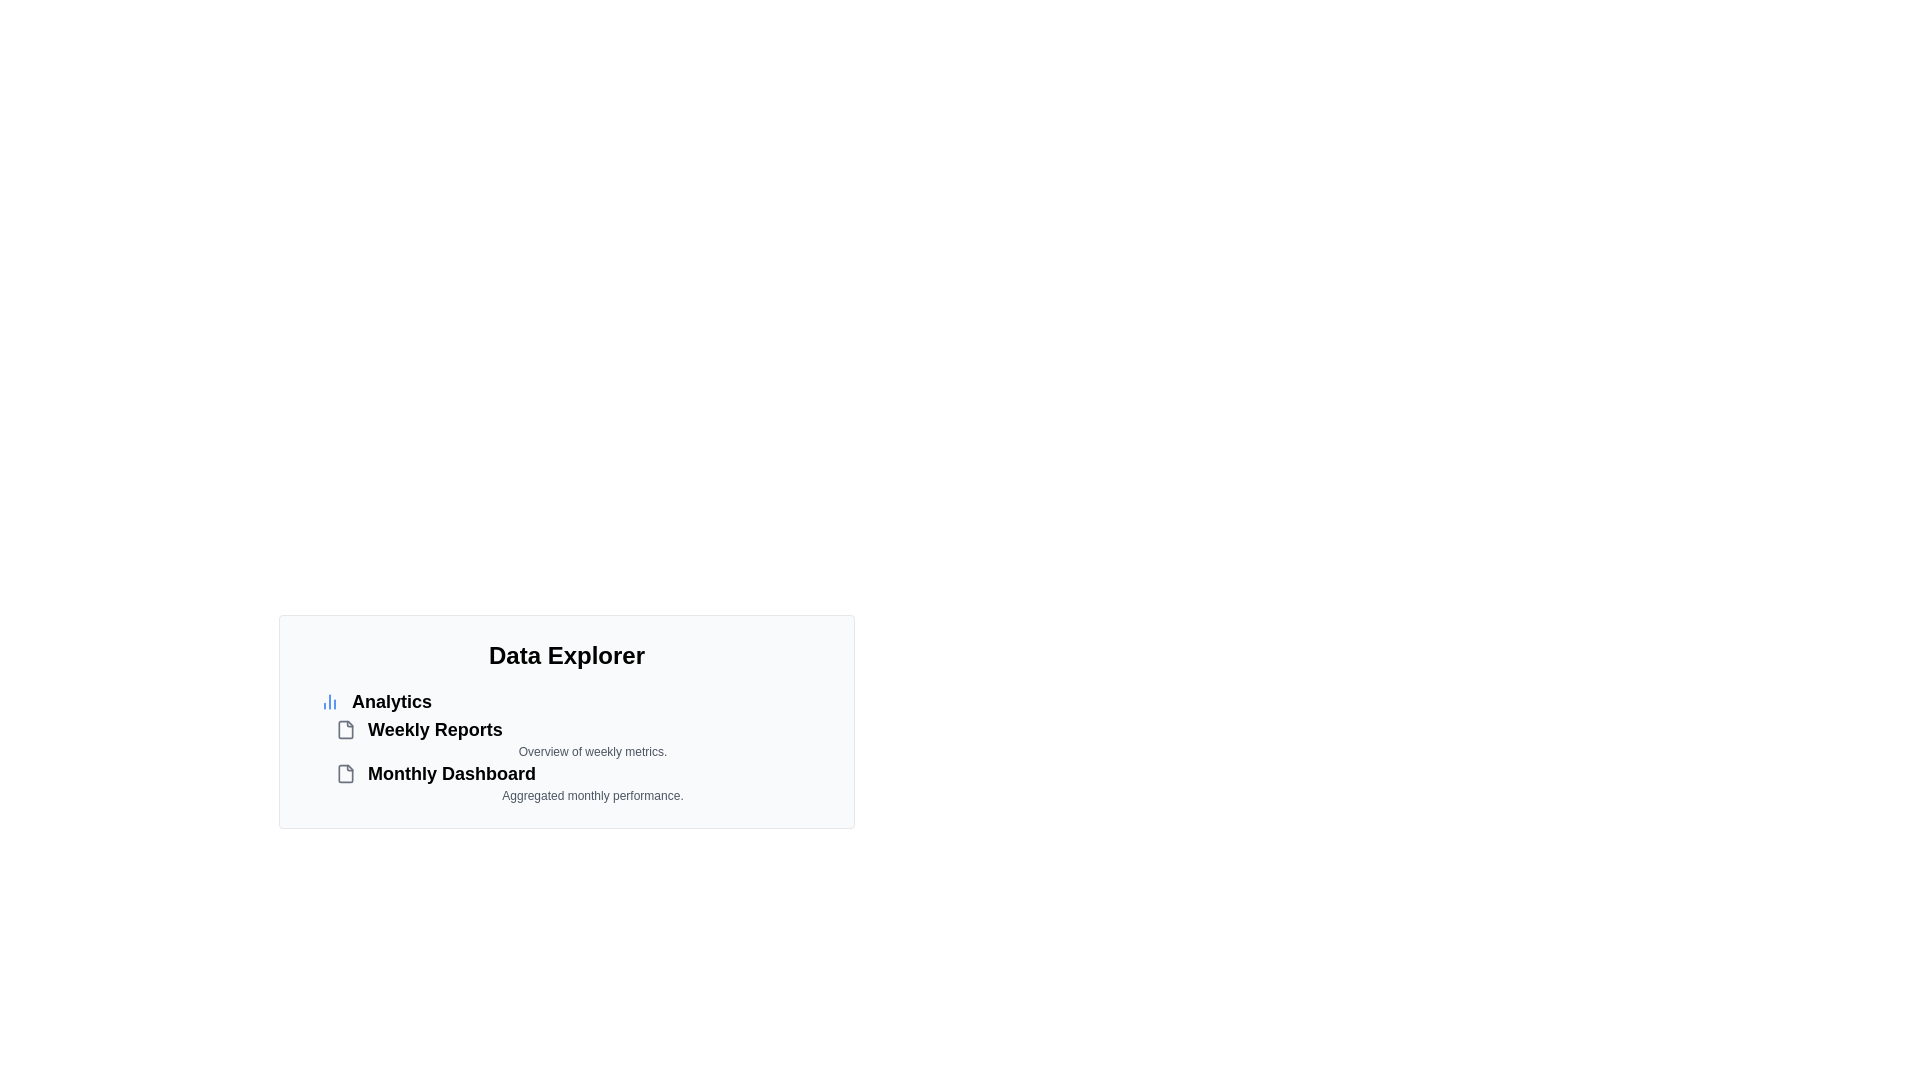 This screenshot has width=1920, height=1080. What do you see at coordinates (345, 773) in the screenshot?
I see `the decorative icon located to the left of the 'Monthly Dashboard' label in the 'Data Explorer' section` at bounding box center [345, 773].